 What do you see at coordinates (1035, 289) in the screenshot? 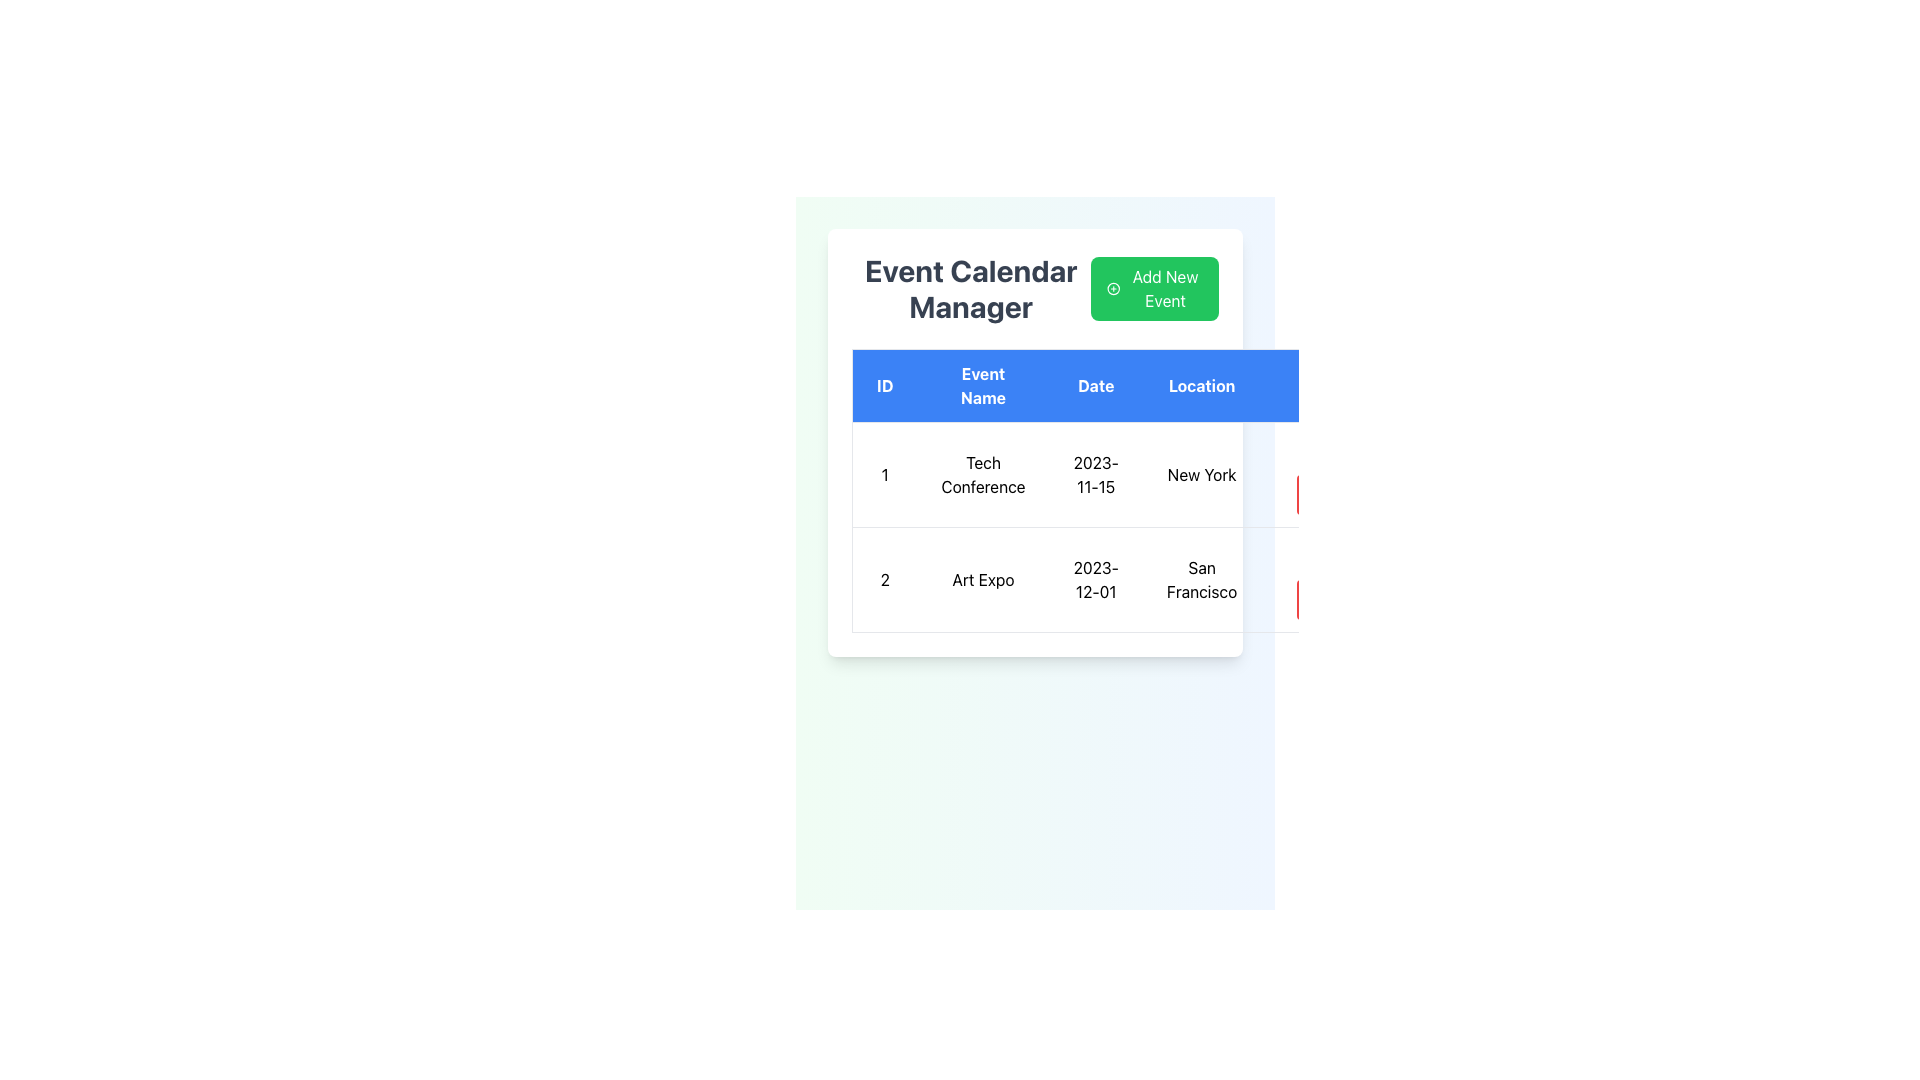
I see `text 'Event Calendar Manager' from the header section of the Event Calendar Manager interface, which is prominently styled and positioned on the left side of the header with the 'Add New Event' button on the right` at bounding box center [1035, 289].